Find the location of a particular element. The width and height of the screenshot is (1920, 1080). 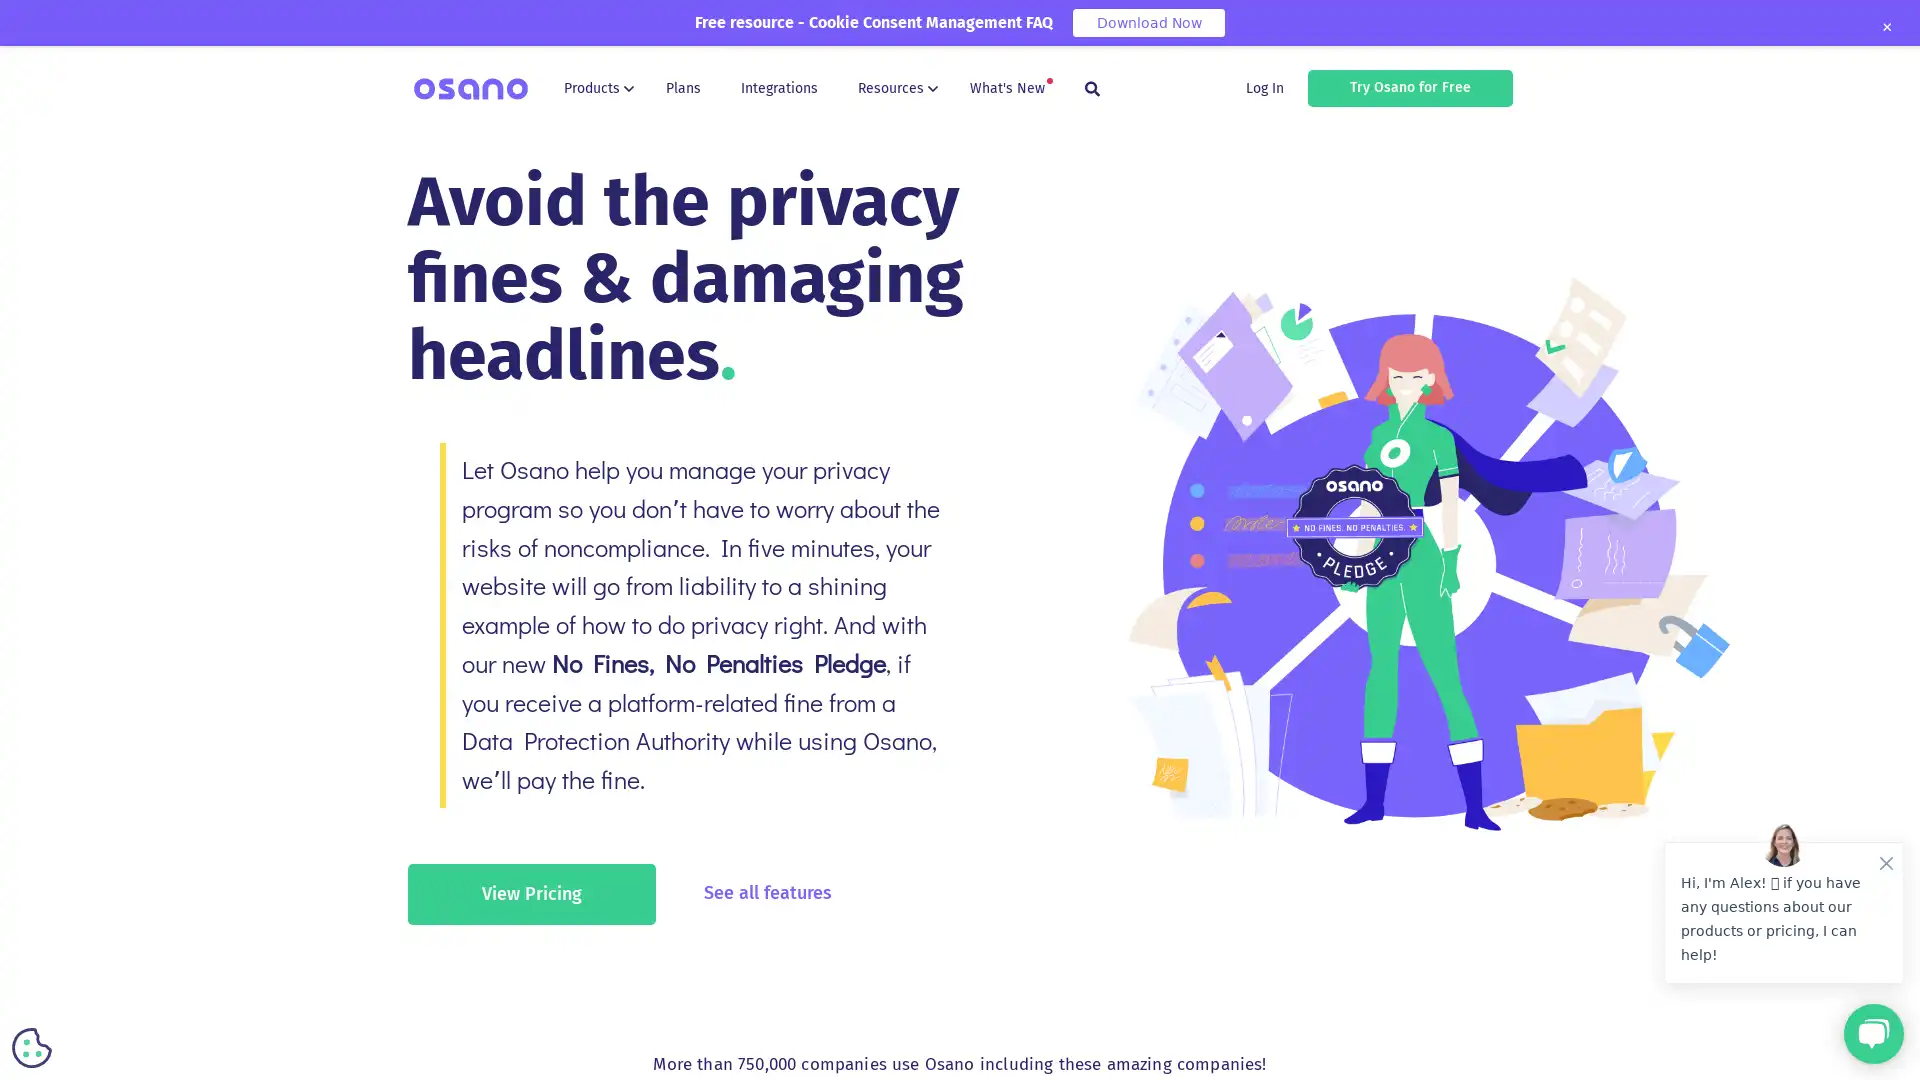

Close is located at coordinates (1885, 27).